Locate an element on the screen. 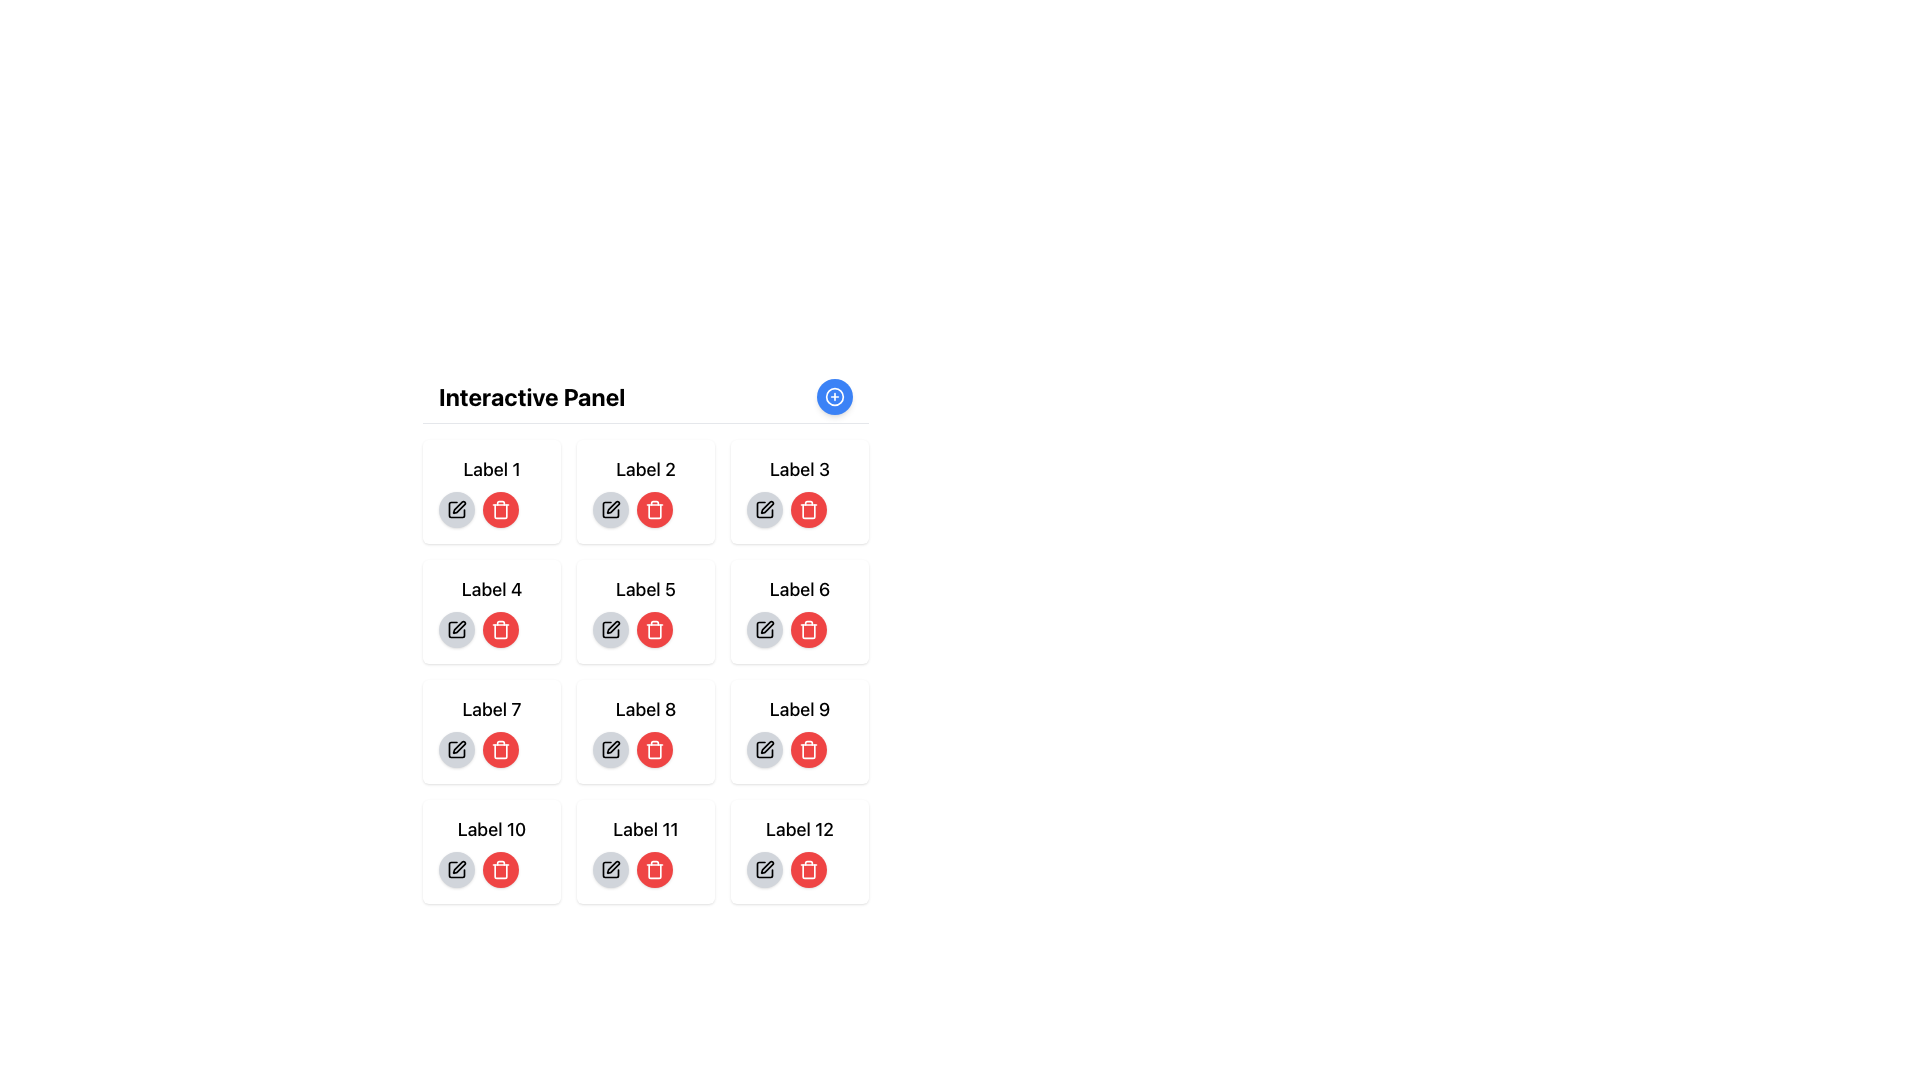  the Edit Icon located in the Interactive Panel under Label 5 to modify the associated entry is located at coordinates (609, 628).